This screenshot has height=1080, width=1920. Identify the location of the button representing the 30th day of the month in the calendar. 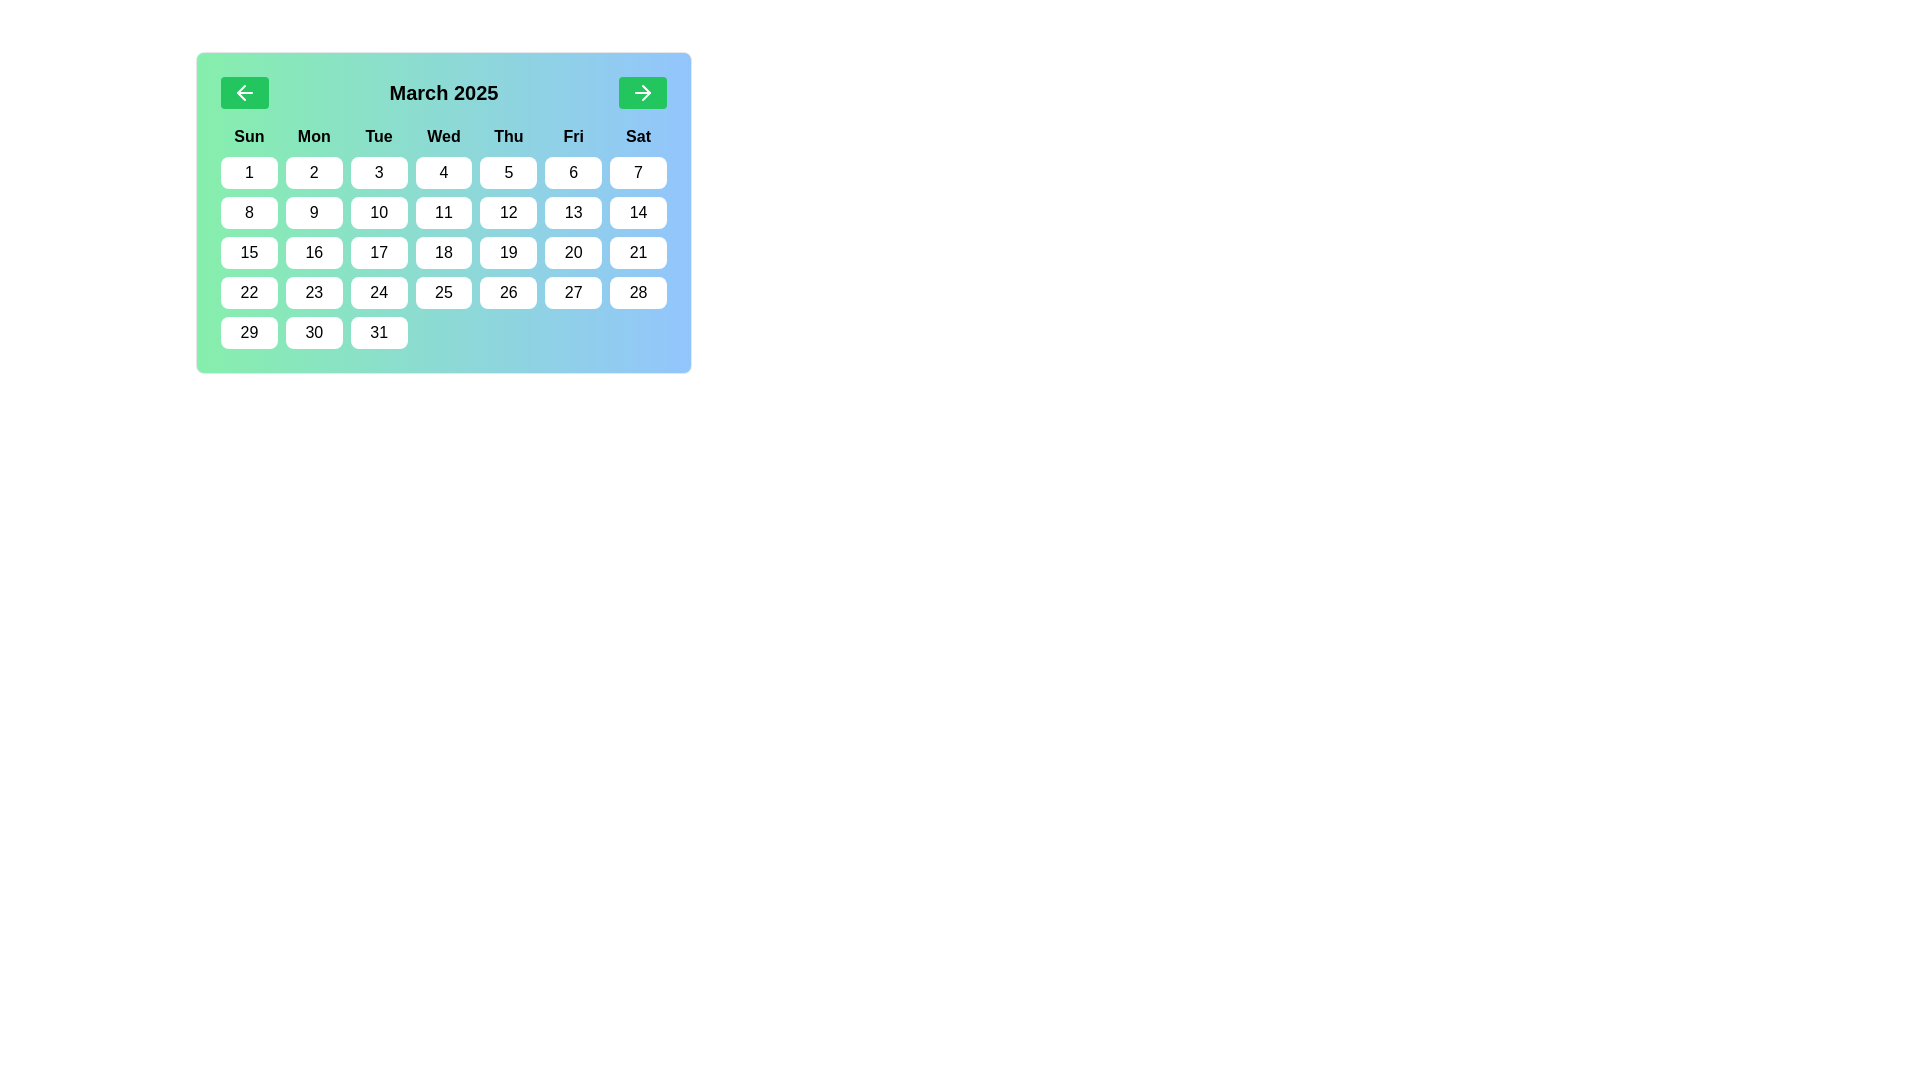
(313, 331).